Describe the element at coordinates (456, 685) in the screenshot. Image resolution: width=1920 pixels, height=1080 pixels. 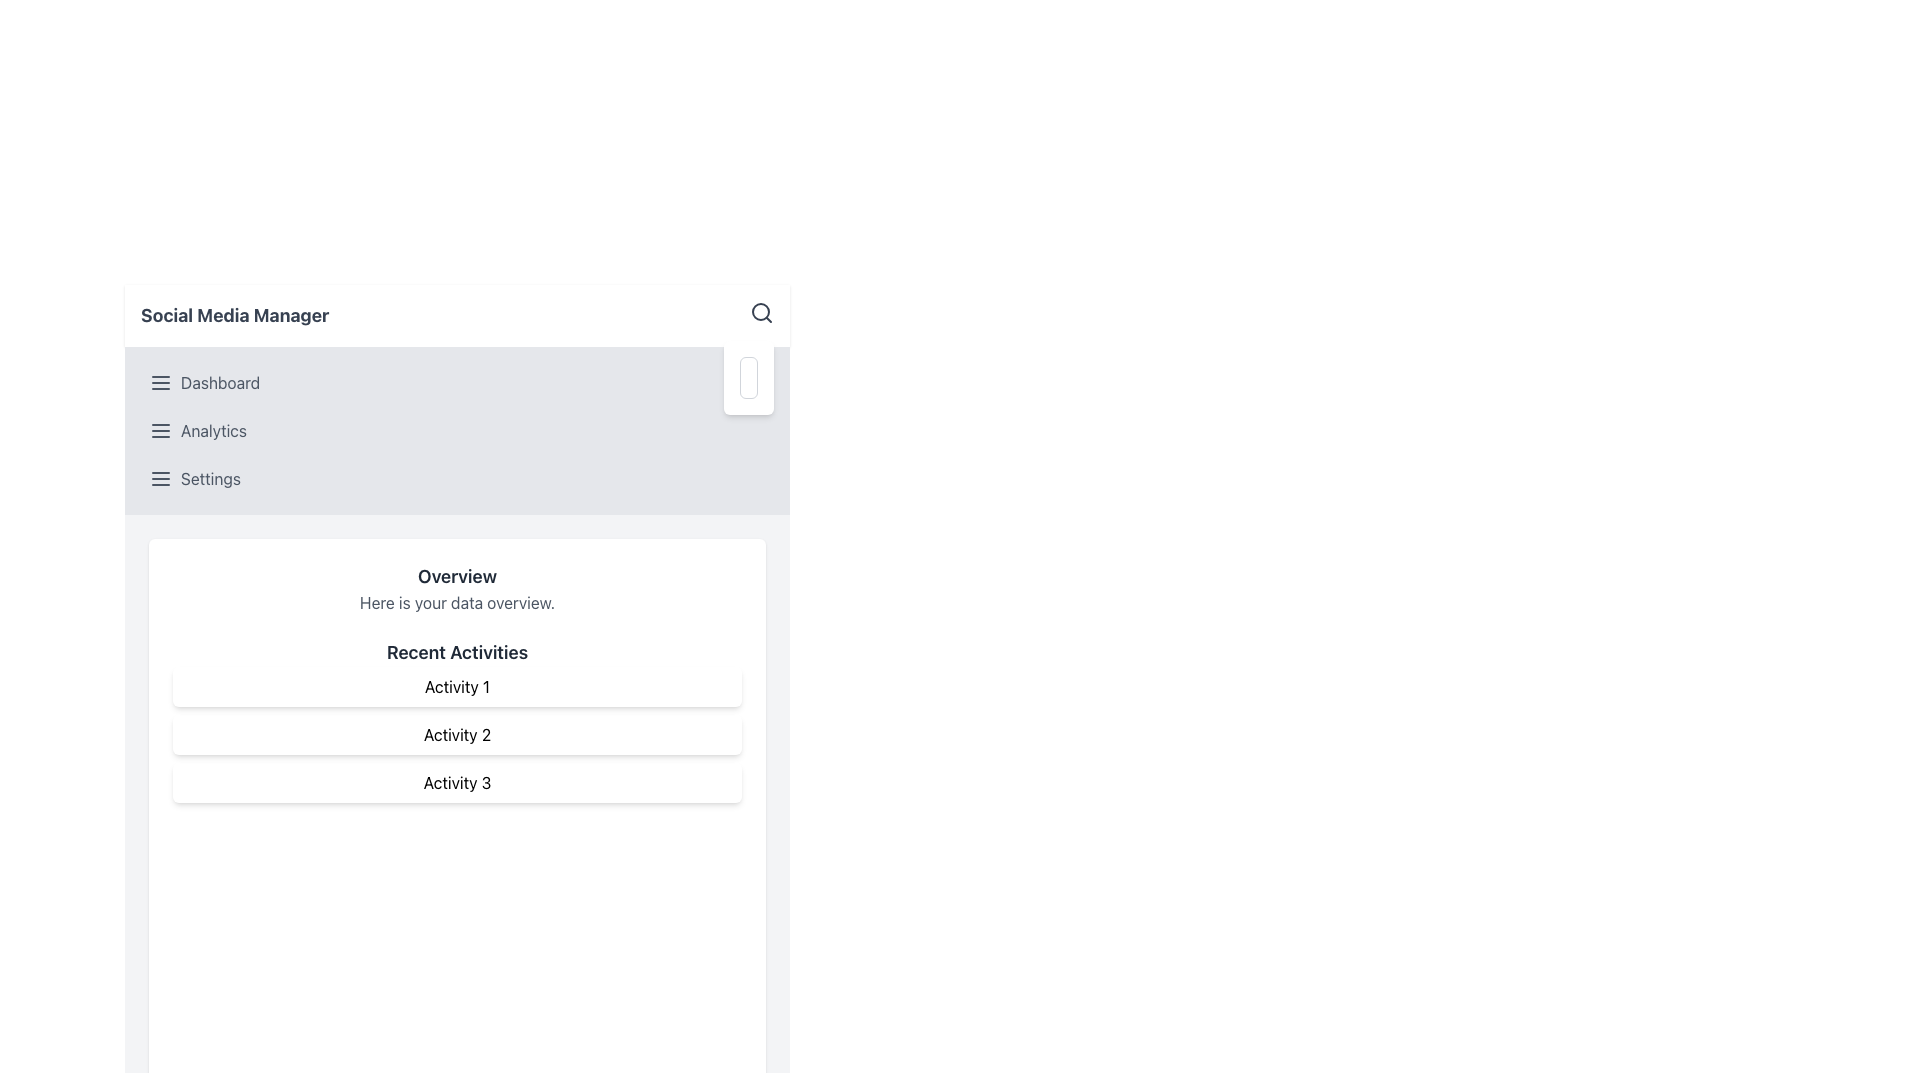
I see `the 'Activity 1' Text Label element, which is a box-shaped component with rounded corners, located in the 'Recent Activities' section` at that location.